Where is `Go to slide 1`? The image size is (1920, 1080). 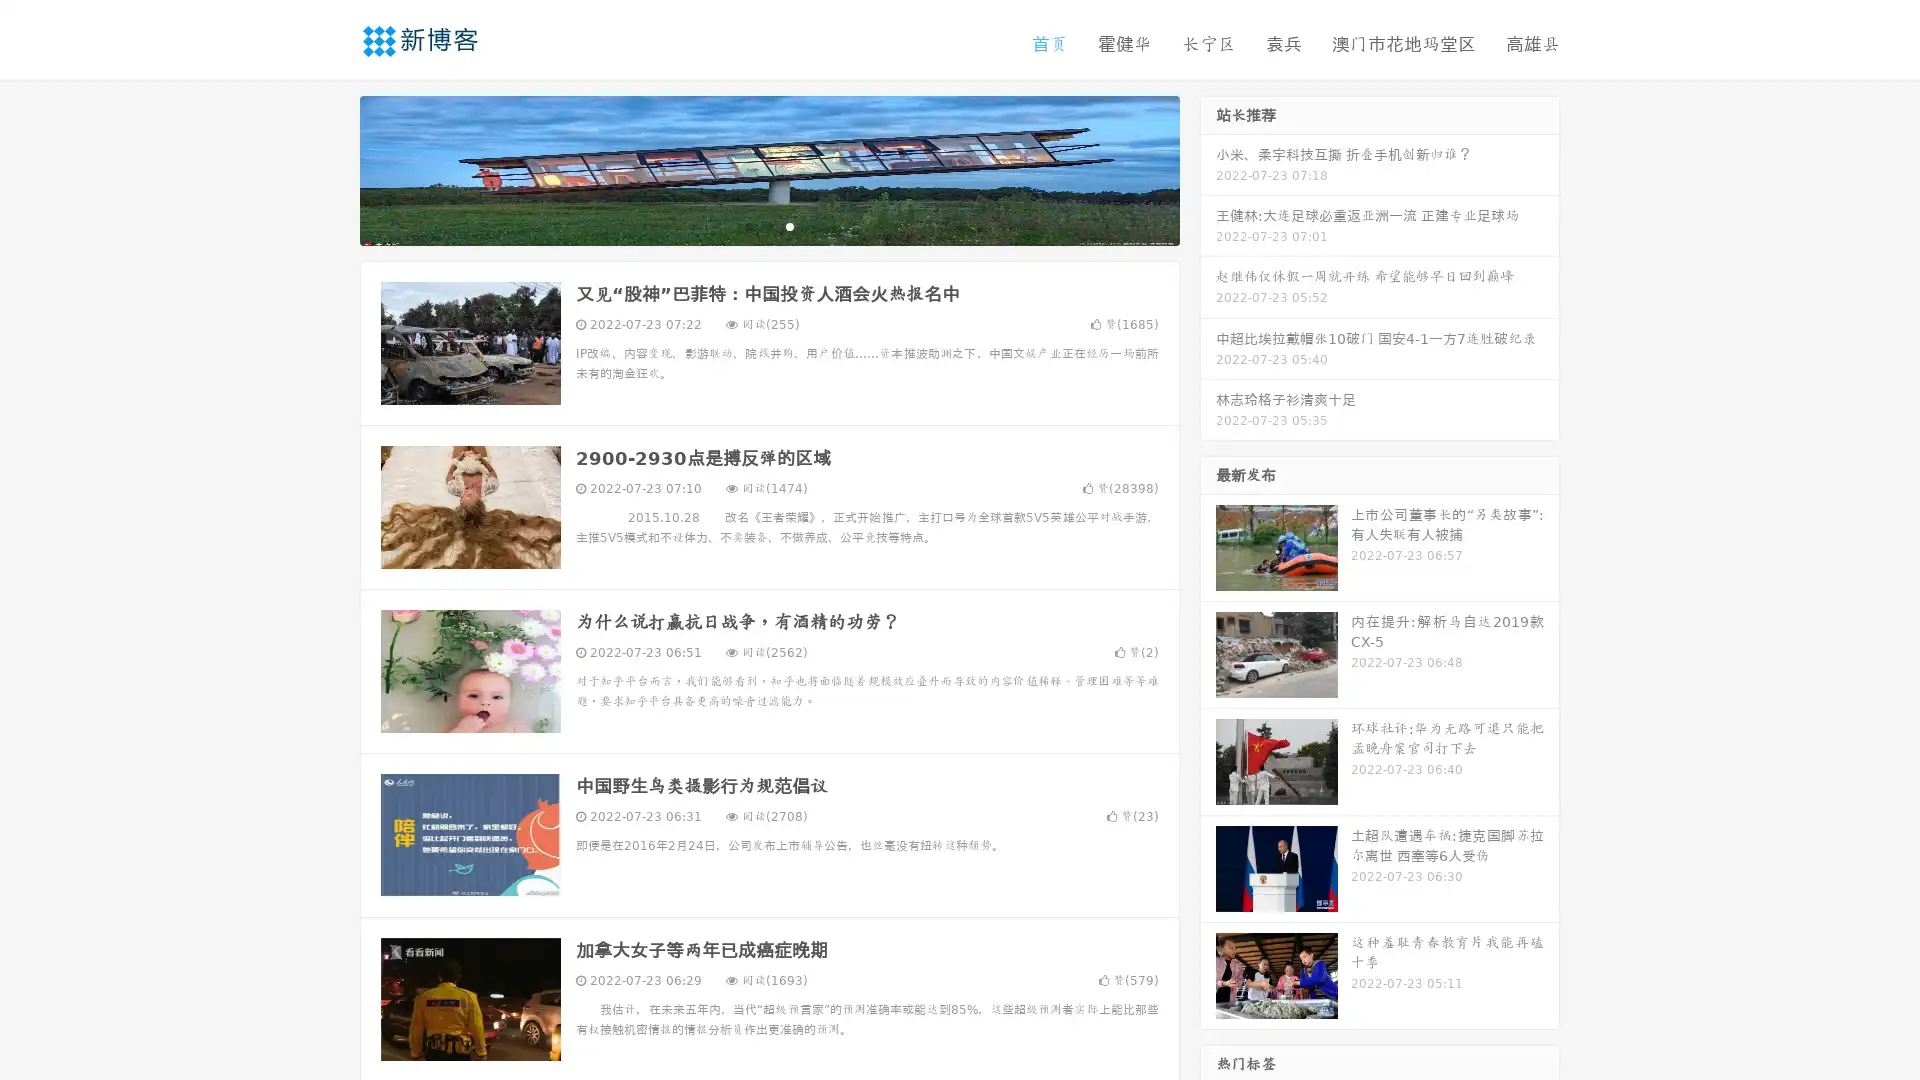 Go to slide 1 is located at coordinates (748, 225).